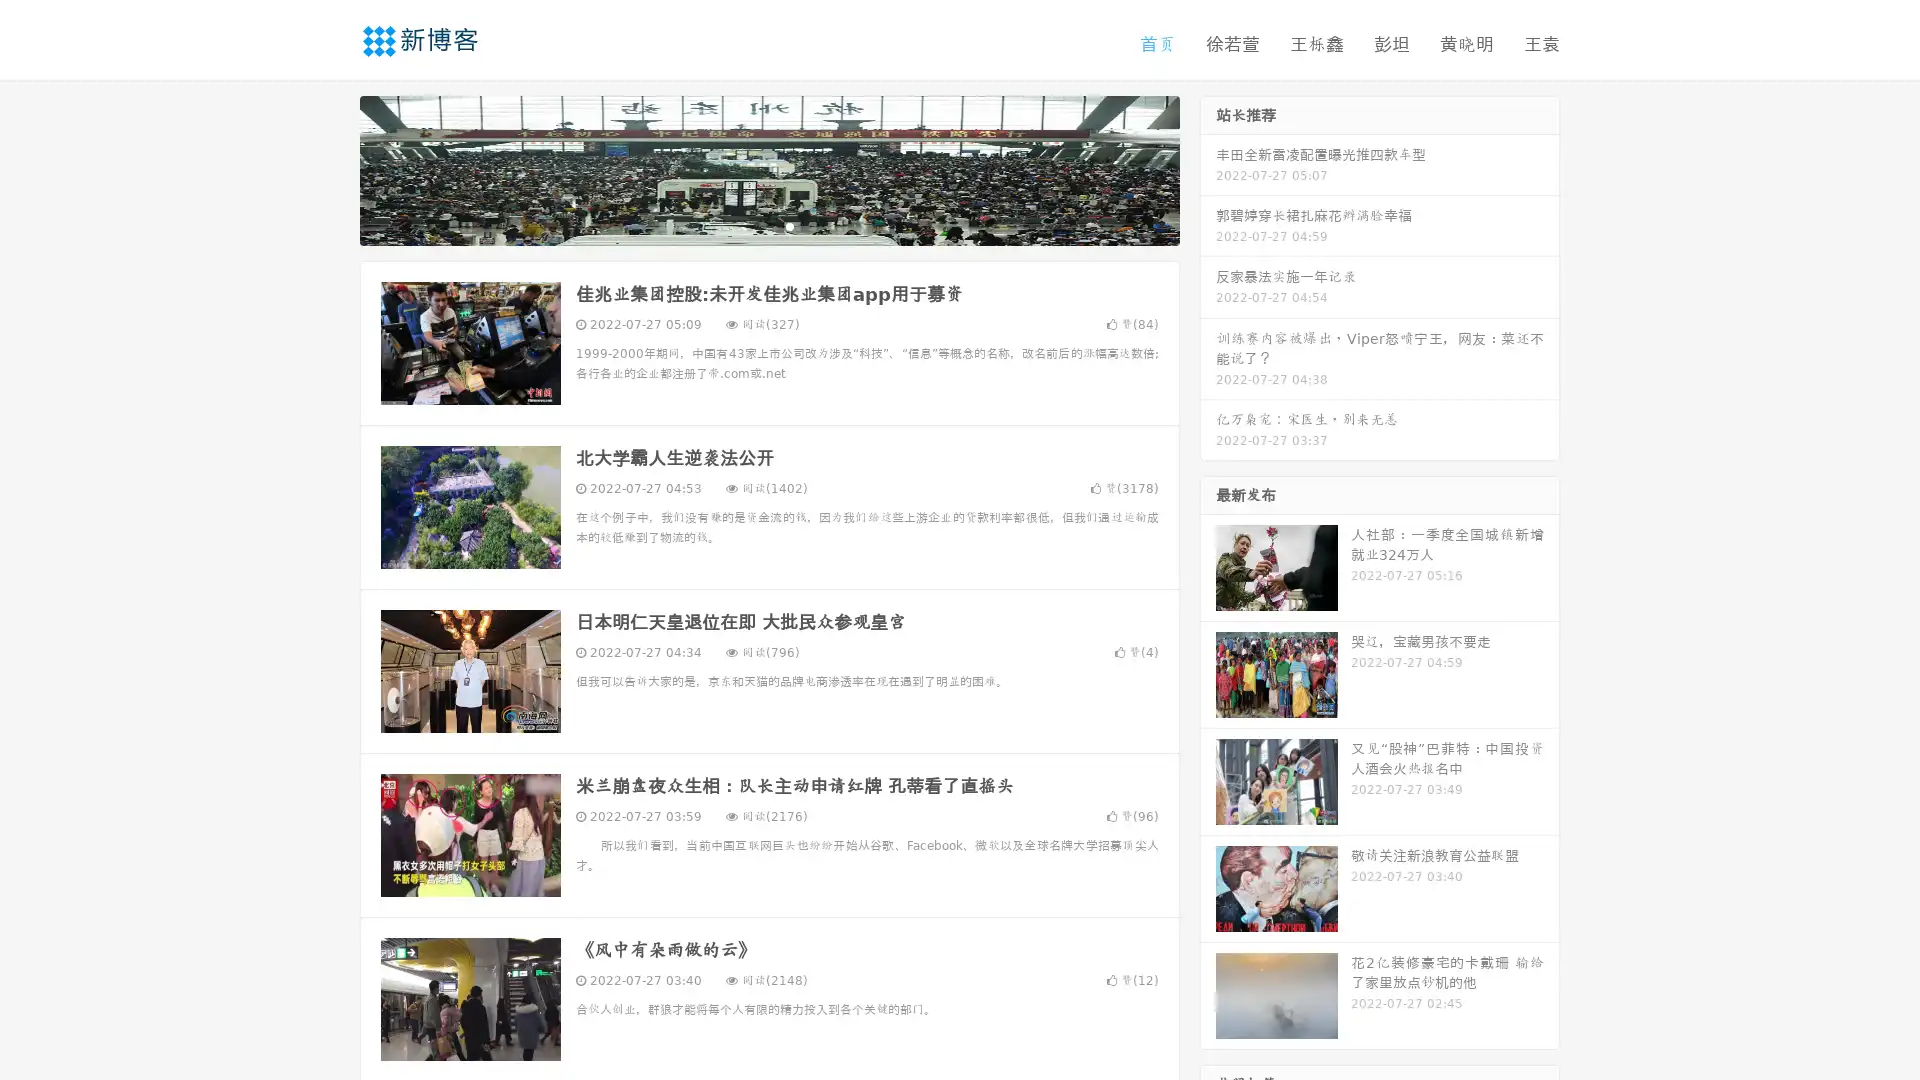  I want to click on Go to slide 1, so click(748, 225).